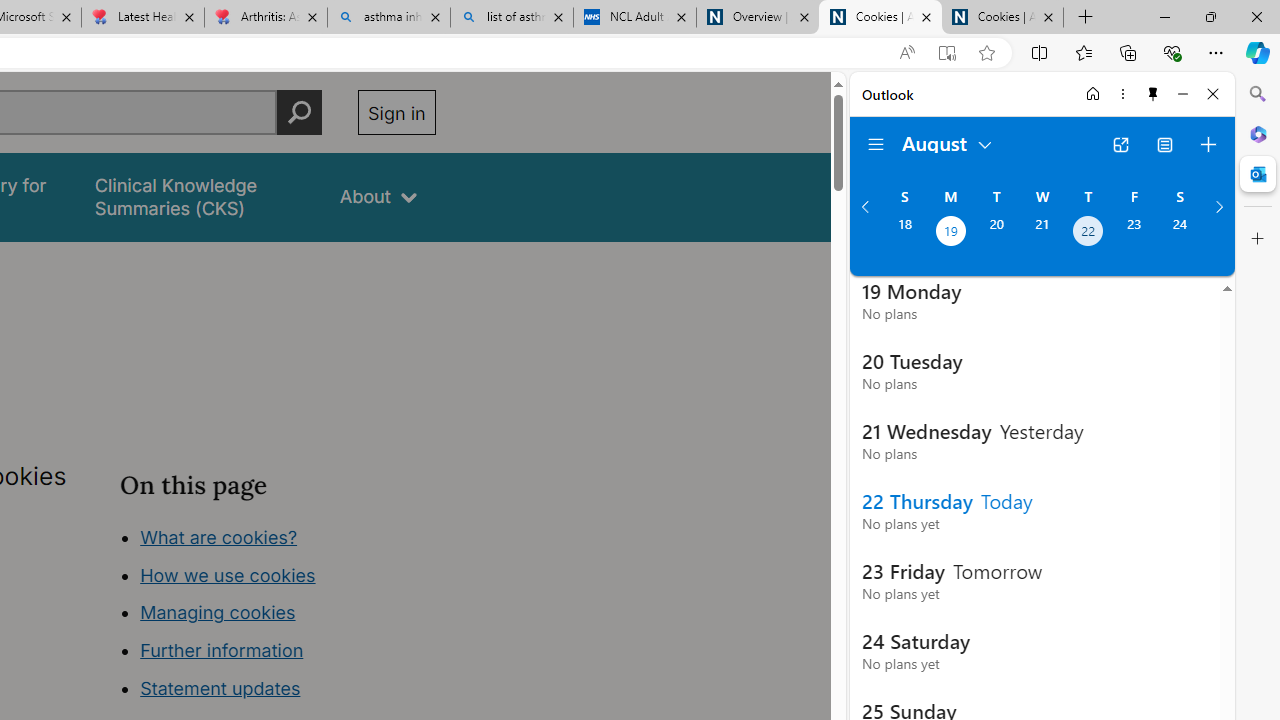 The height and width of the screenshot is (720, 1280). I want to click on 'Further information', so click(222, 650).